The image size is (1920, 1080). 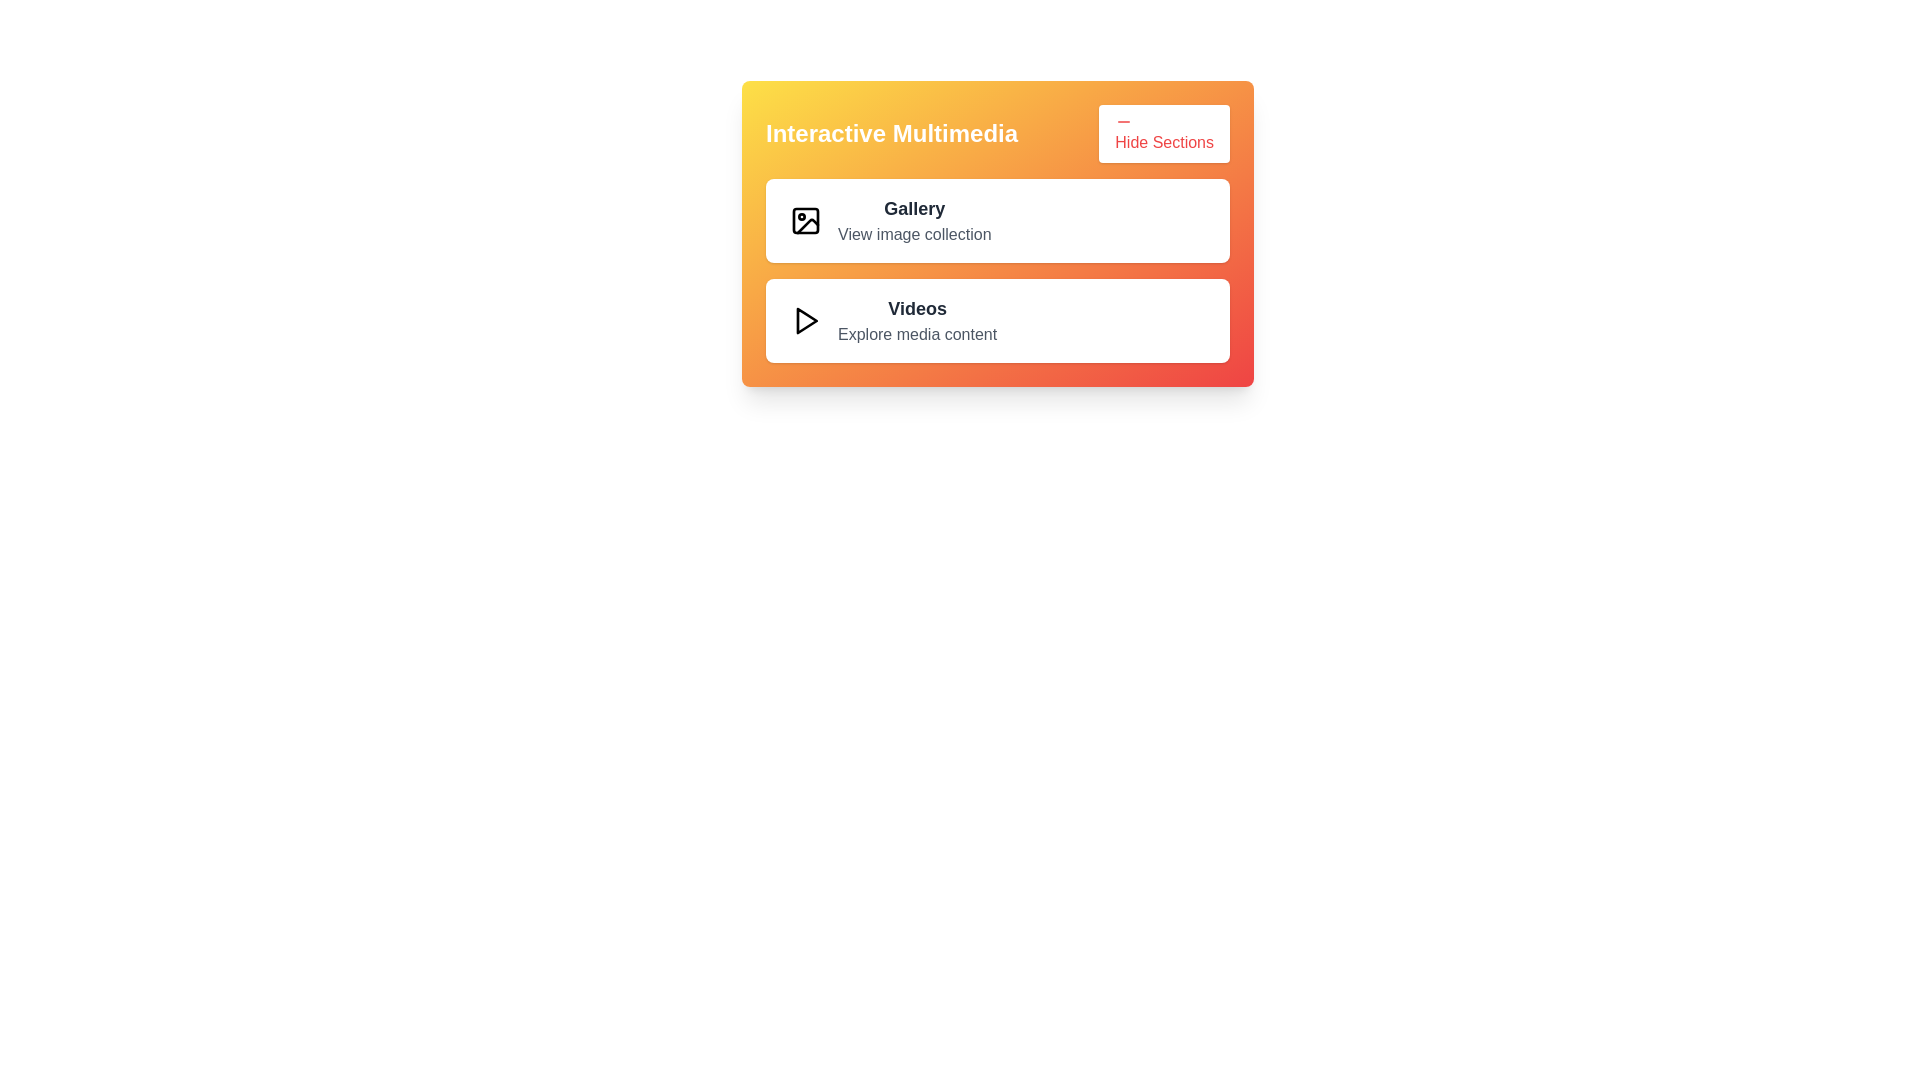 I want to click on the Text label that serves as a heading or label, positioned directly above the 'Explore media content' text, so click(x=916, y=308).